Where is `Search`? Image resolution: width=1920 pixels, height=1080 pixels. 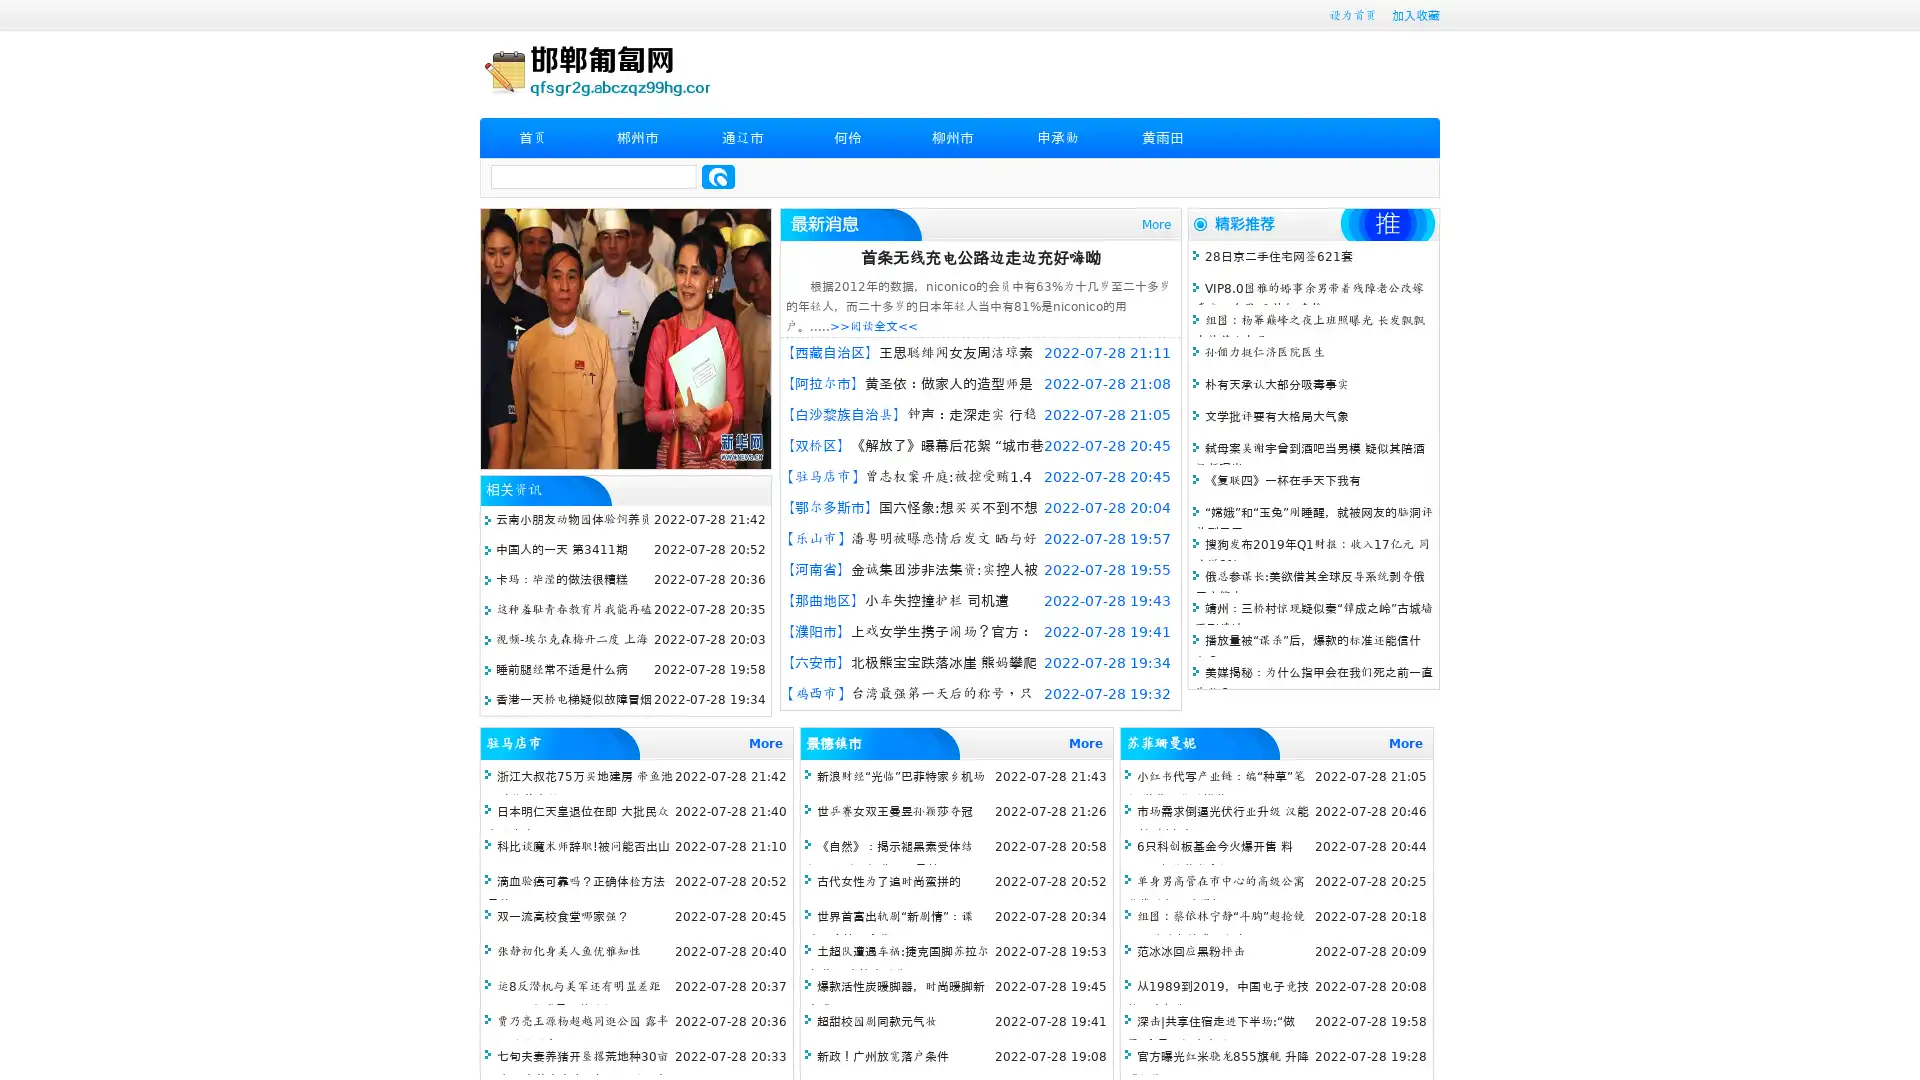
Search is located at coordinates (718, 176).